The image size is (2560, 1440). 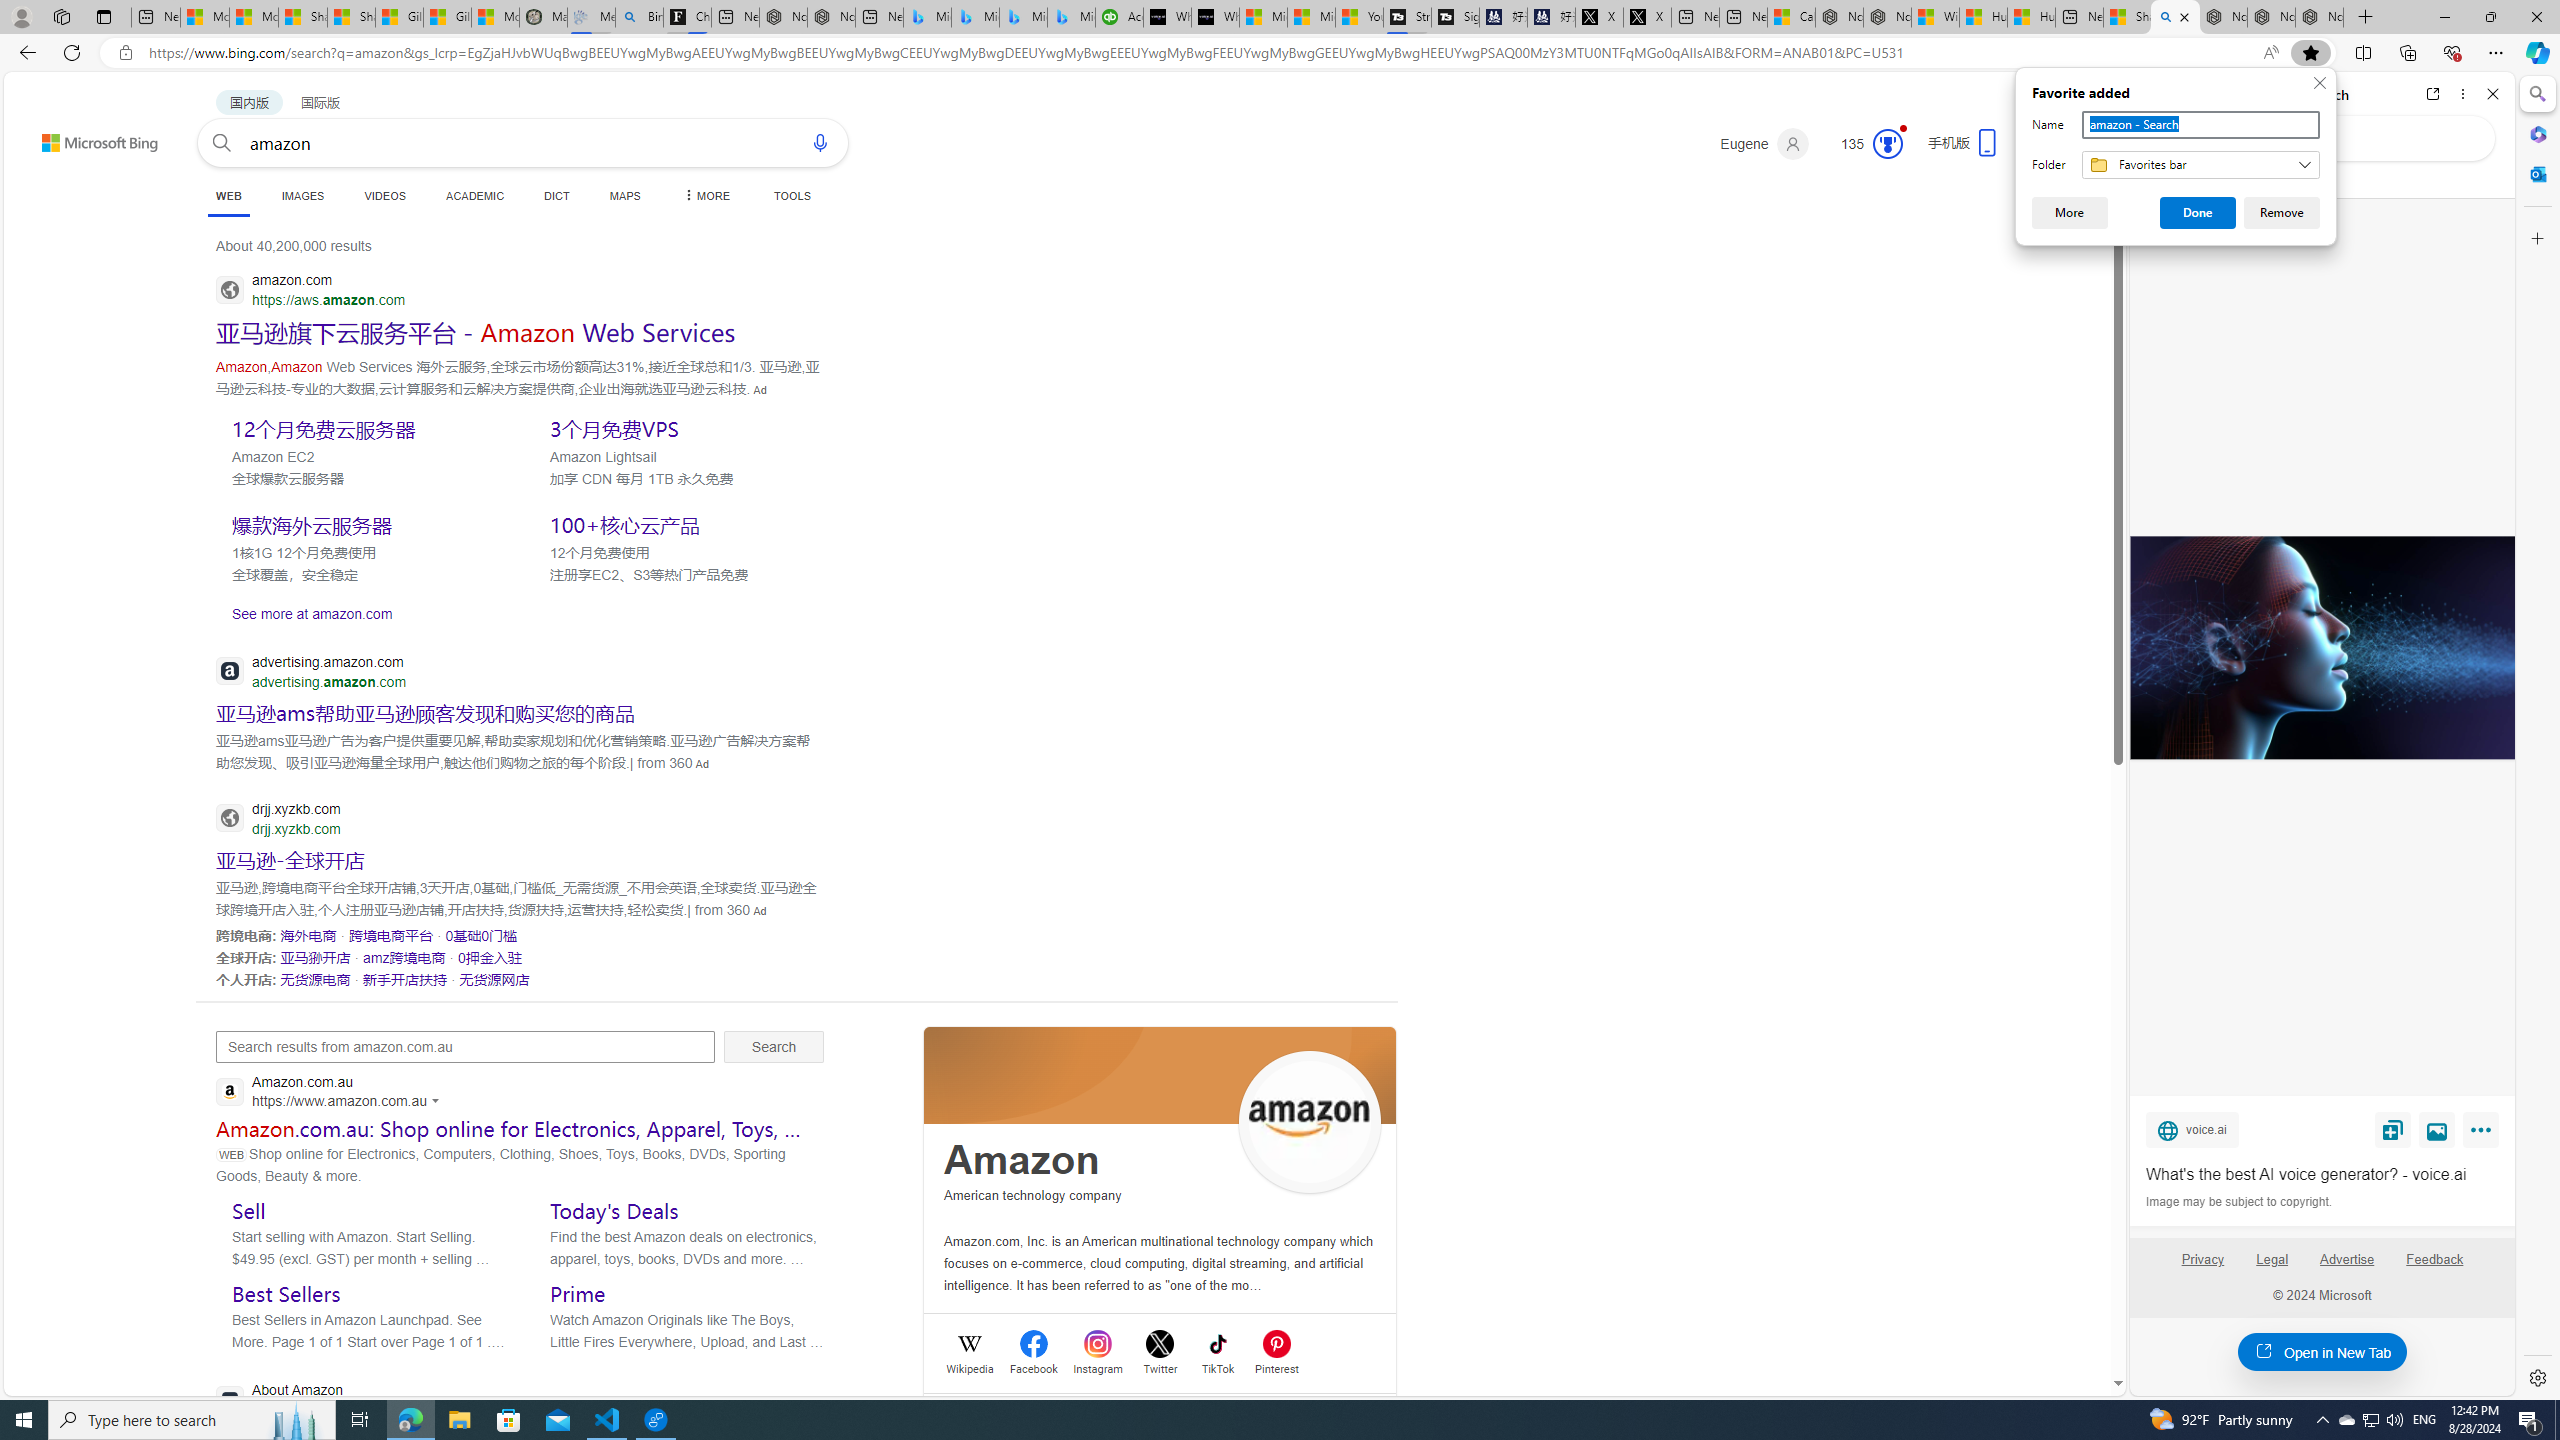 I want to click on 'Microsoft Store', so click(x=509, y=1418).